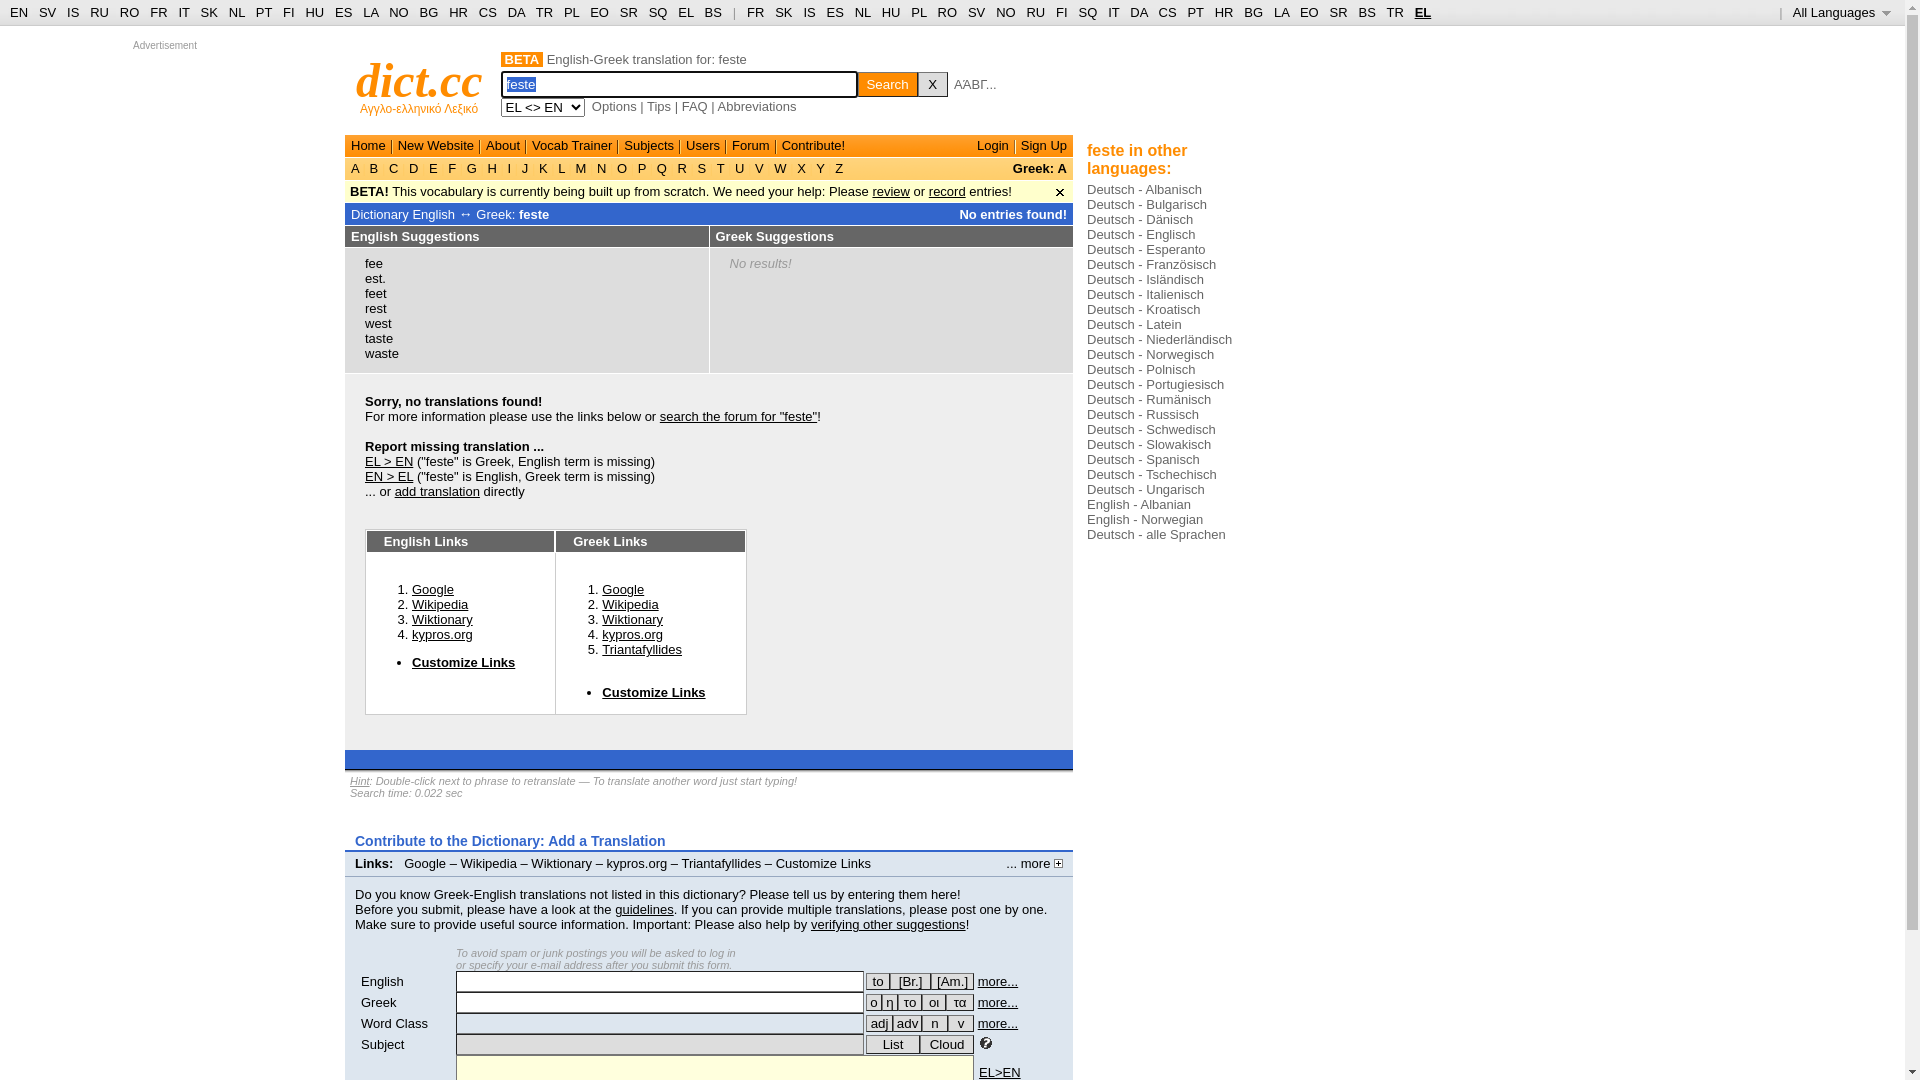  What do you see at coordinates (451, 167) in the screenshot?
I see `'F'` at bounding box center [451, 167].